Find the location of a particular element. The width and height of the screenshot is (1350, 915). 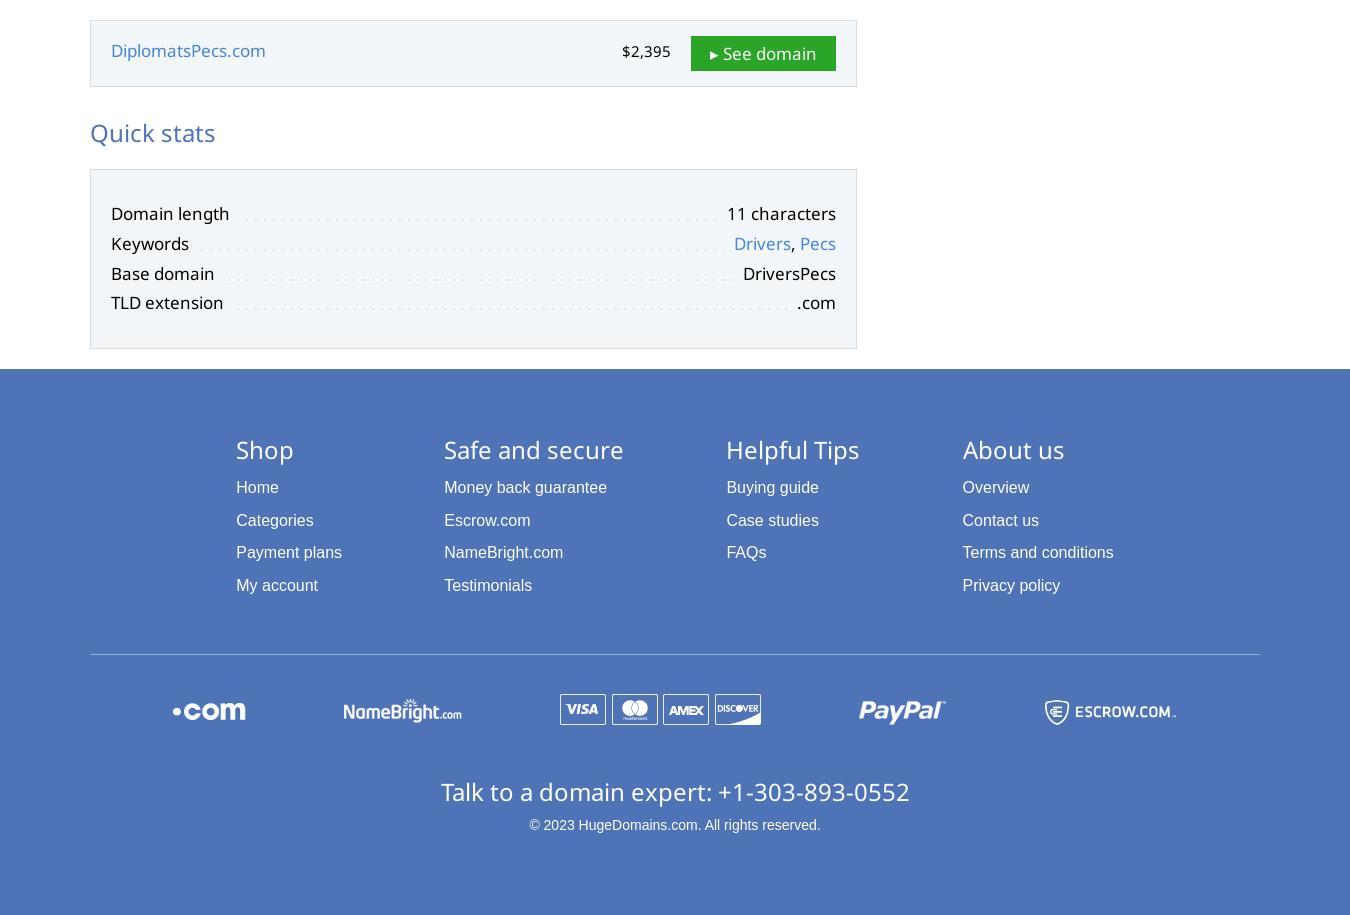

'Home' is located at coordinates (256, 485).